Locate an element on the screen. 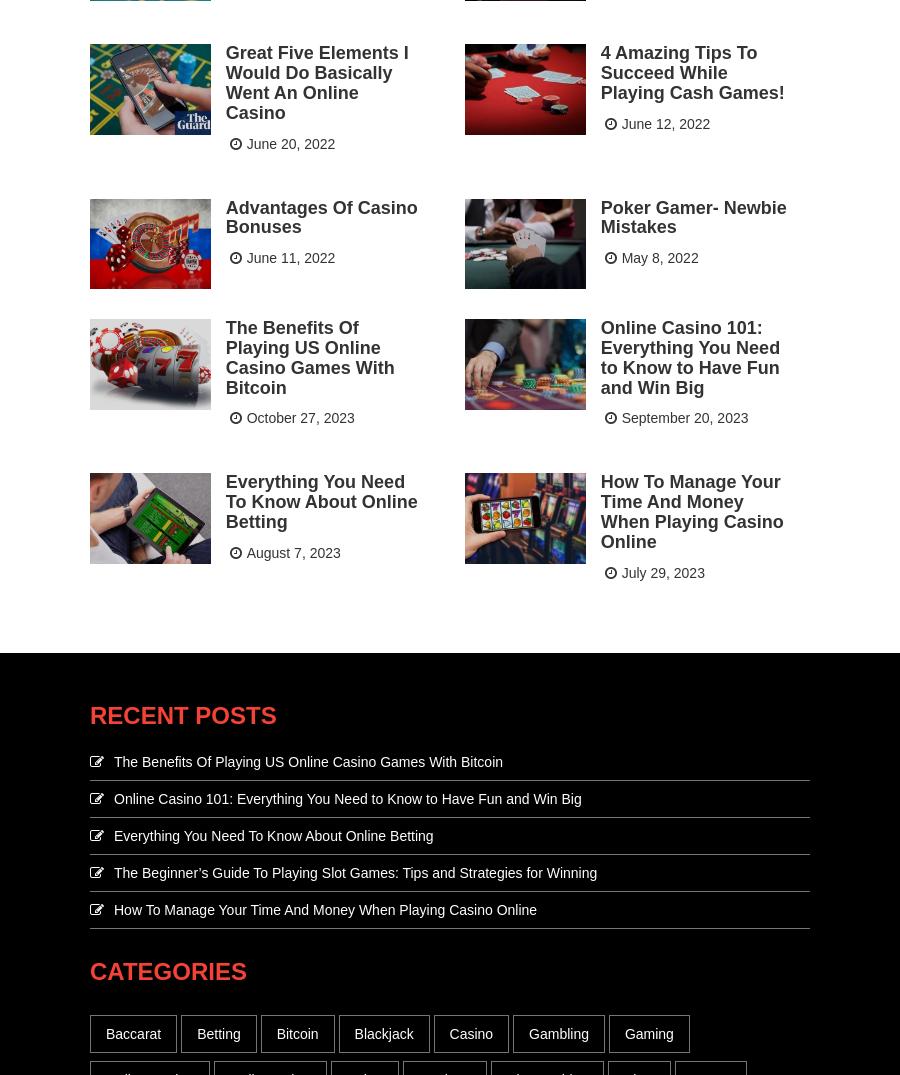 The height and width of the screenshot is (1075, 900). 'August 7, 2023' is located at coordinates (292, 551).